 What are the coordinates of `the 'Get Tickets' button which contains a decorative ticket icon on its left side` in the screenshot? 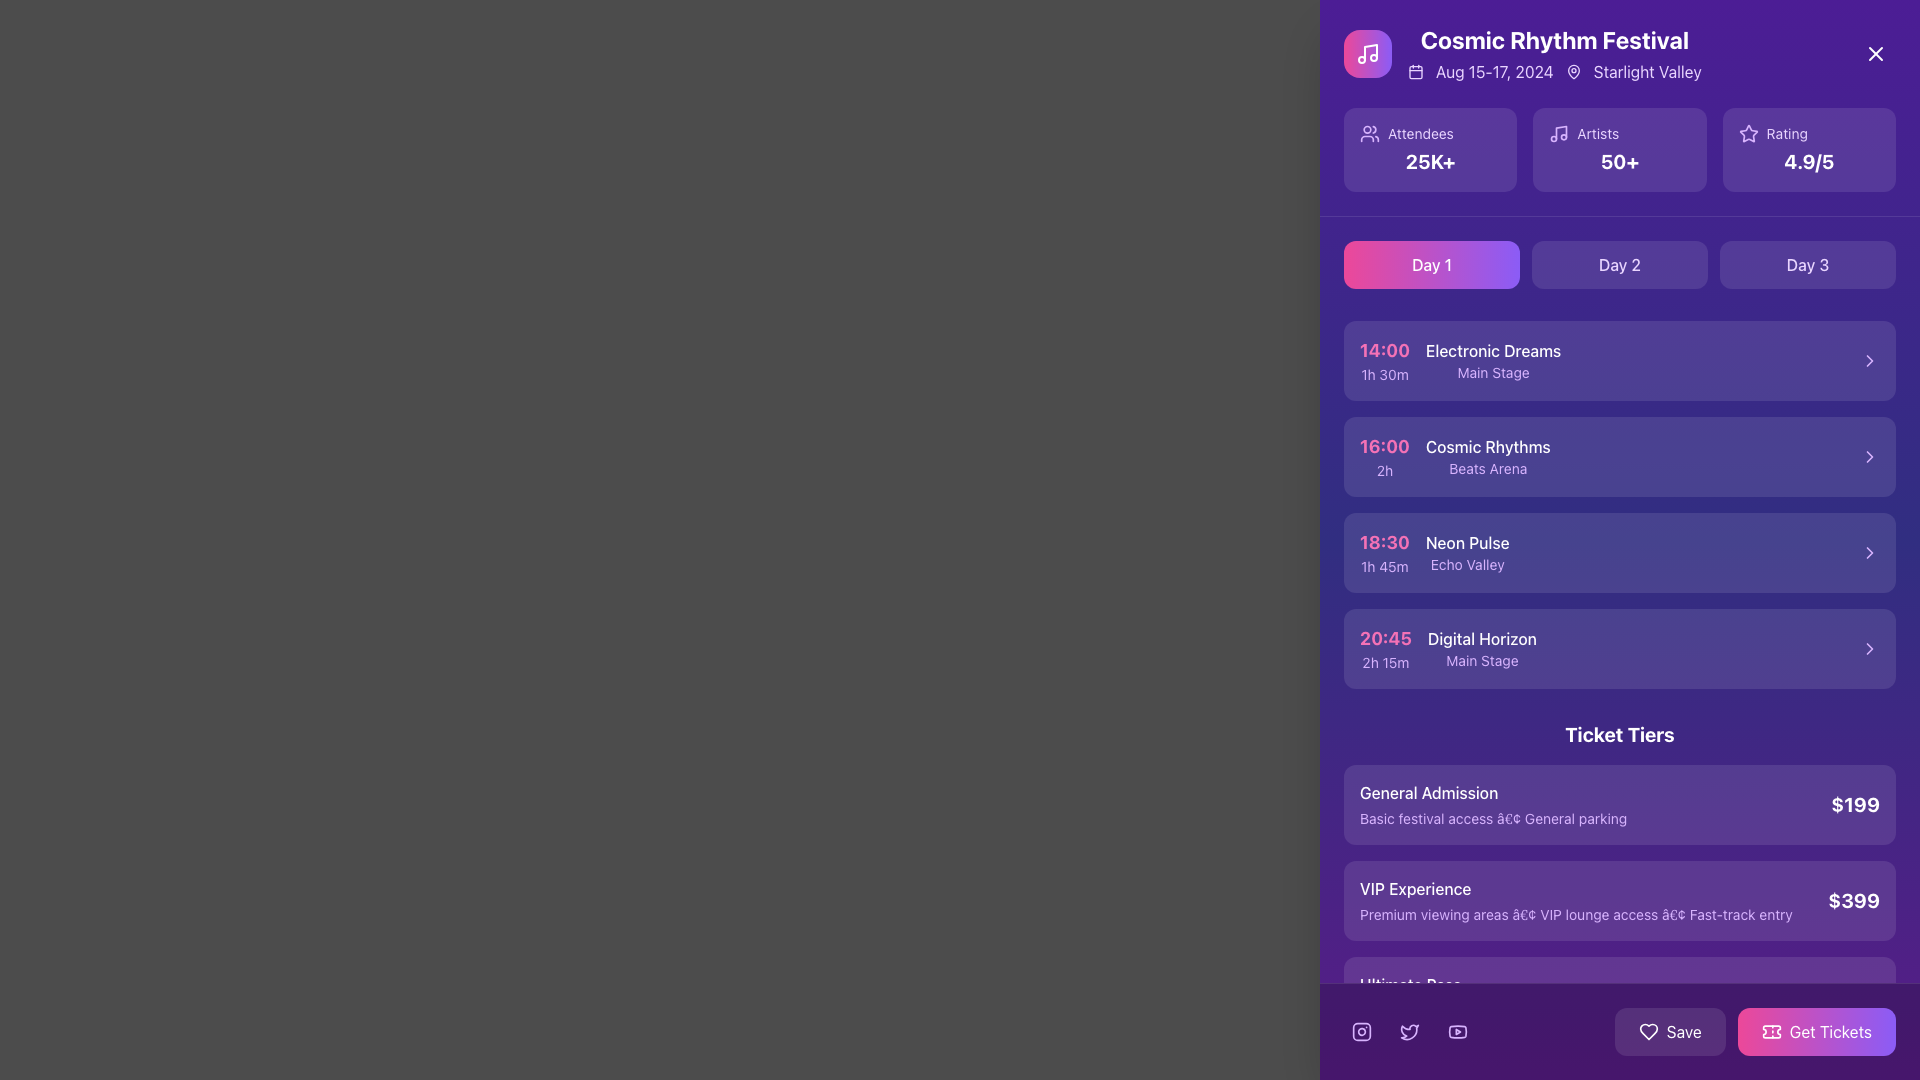 It's located at (1771, 1032).